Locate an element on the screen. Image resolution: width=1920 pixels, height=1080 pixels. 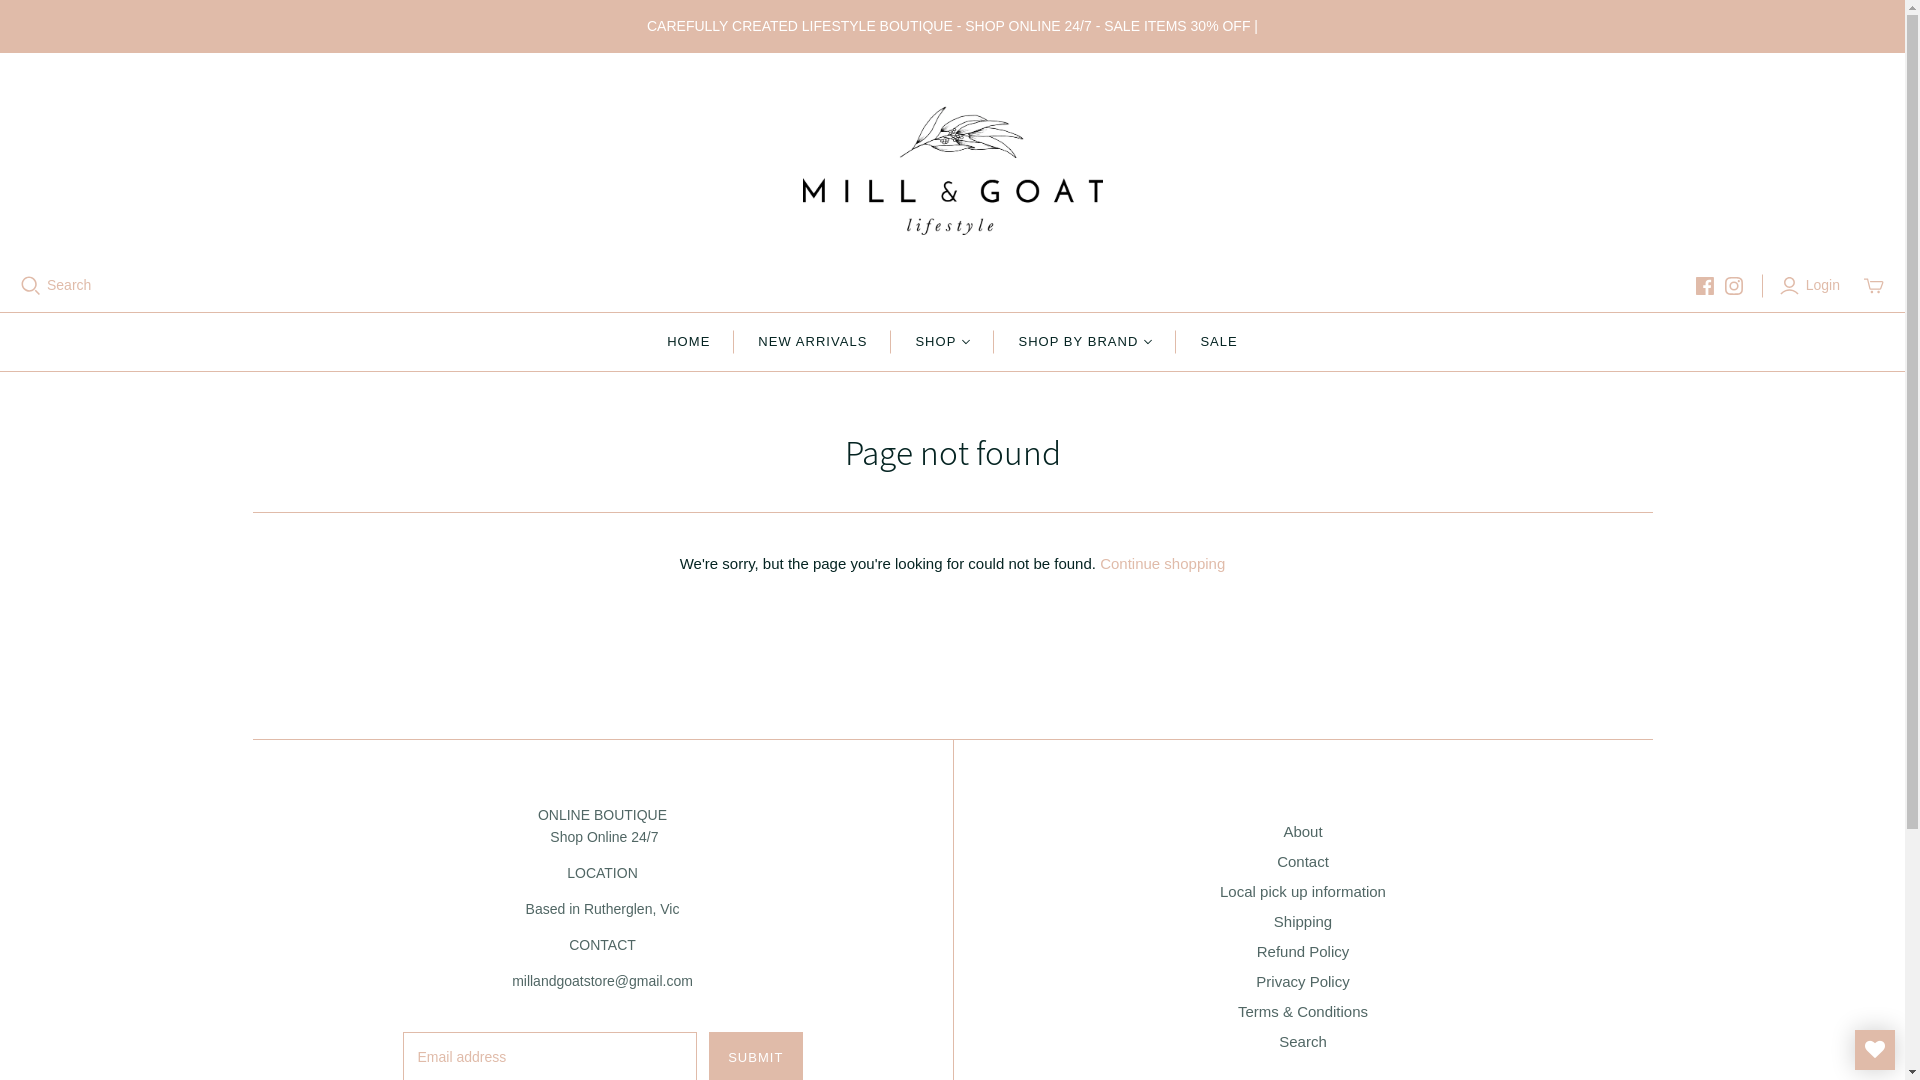
'MY WISHLIST' is located at coordinates (1874, 1048).